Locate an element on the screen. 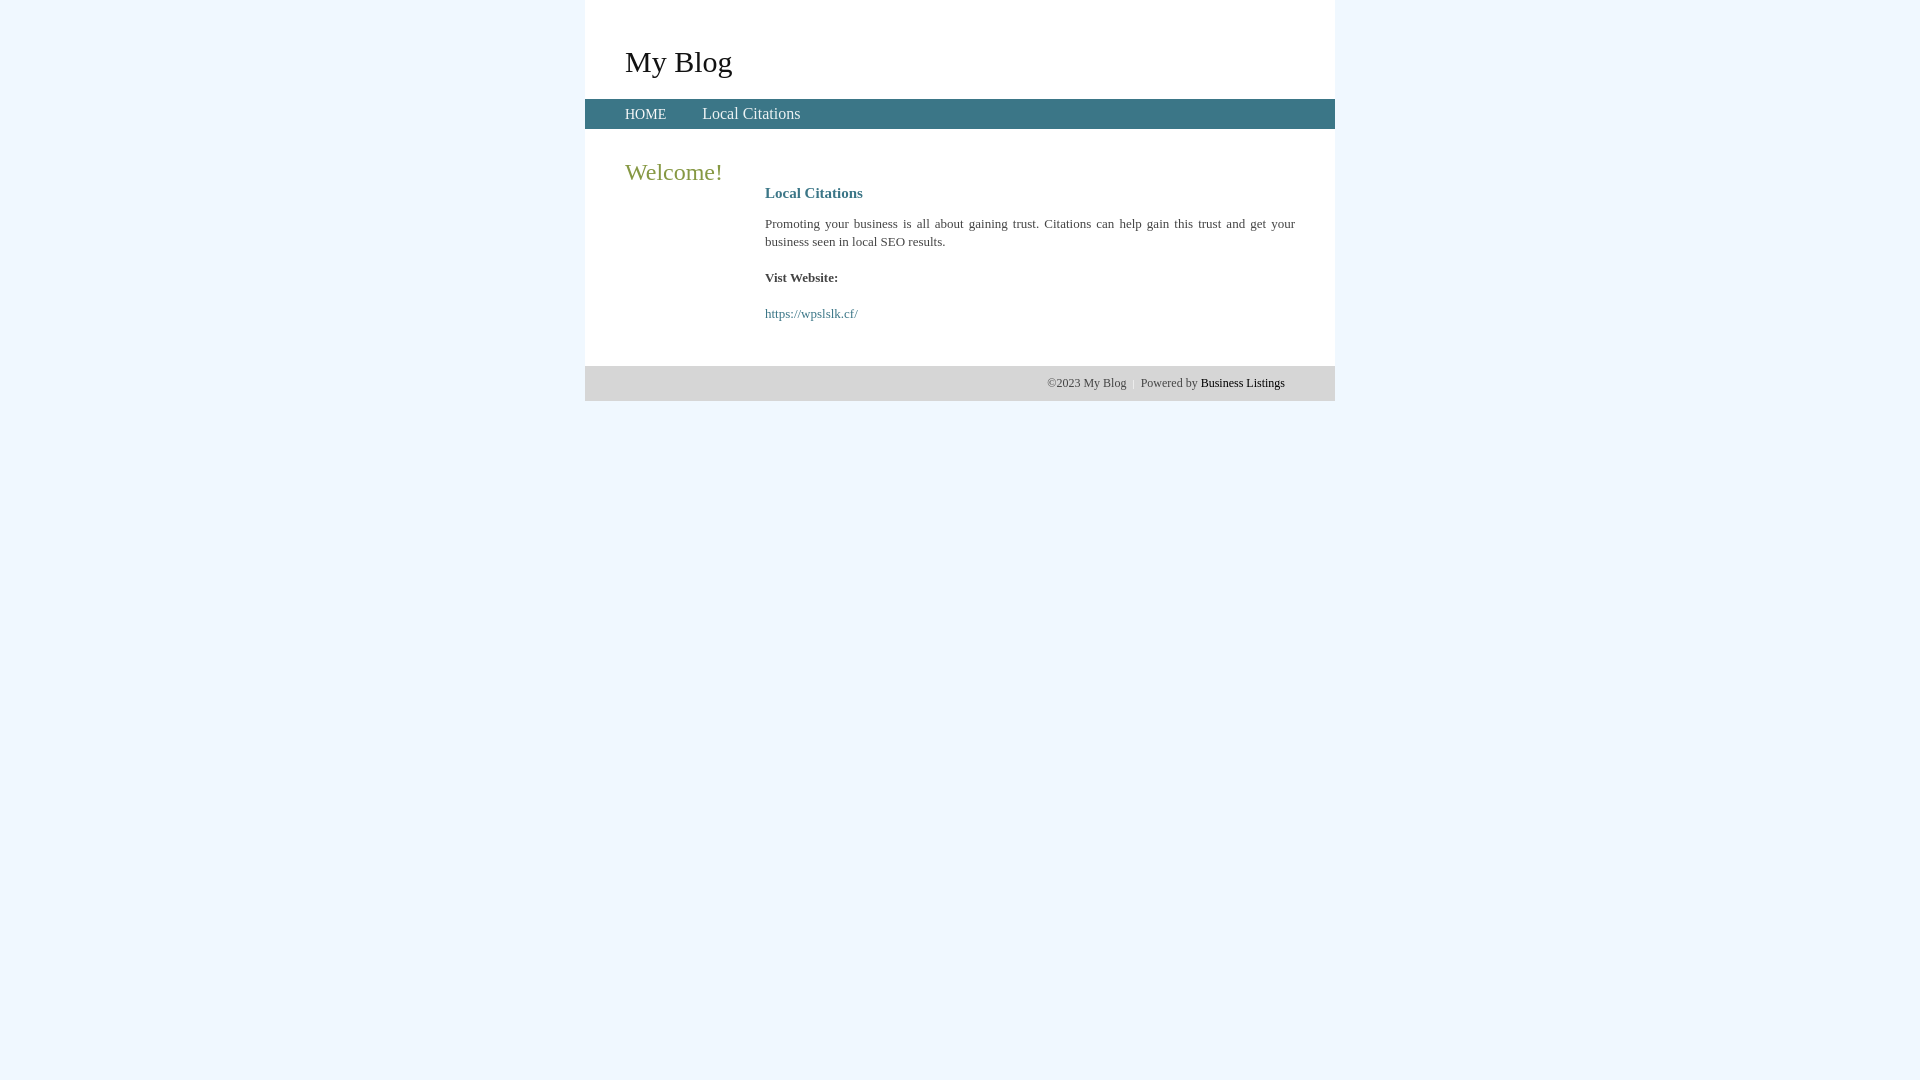 This screenshot has width=1920, height=1080. 'https://wpslslk.cf/' is located at coordinates (811, 313).